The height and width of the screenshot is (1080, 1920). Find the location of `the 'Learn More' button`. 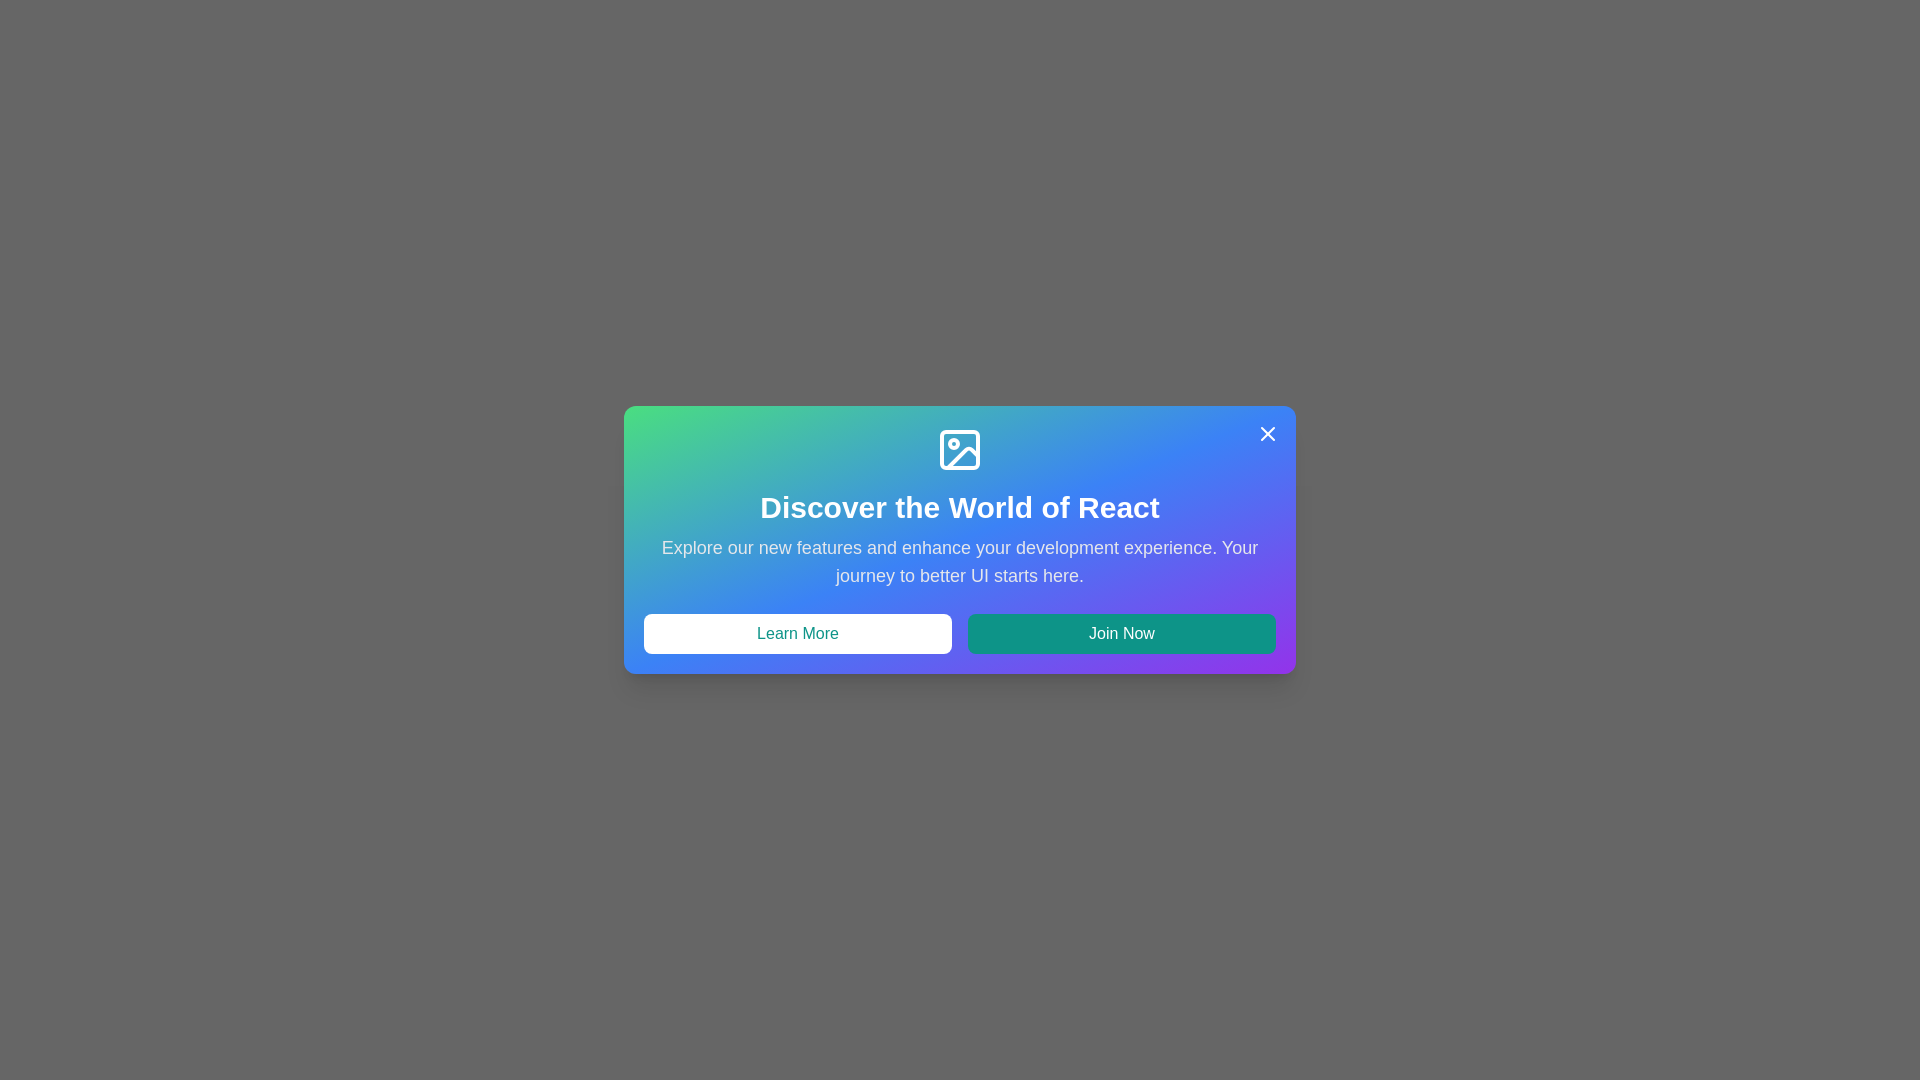

the 'Learn More' button is located at coordinates (796, 633).